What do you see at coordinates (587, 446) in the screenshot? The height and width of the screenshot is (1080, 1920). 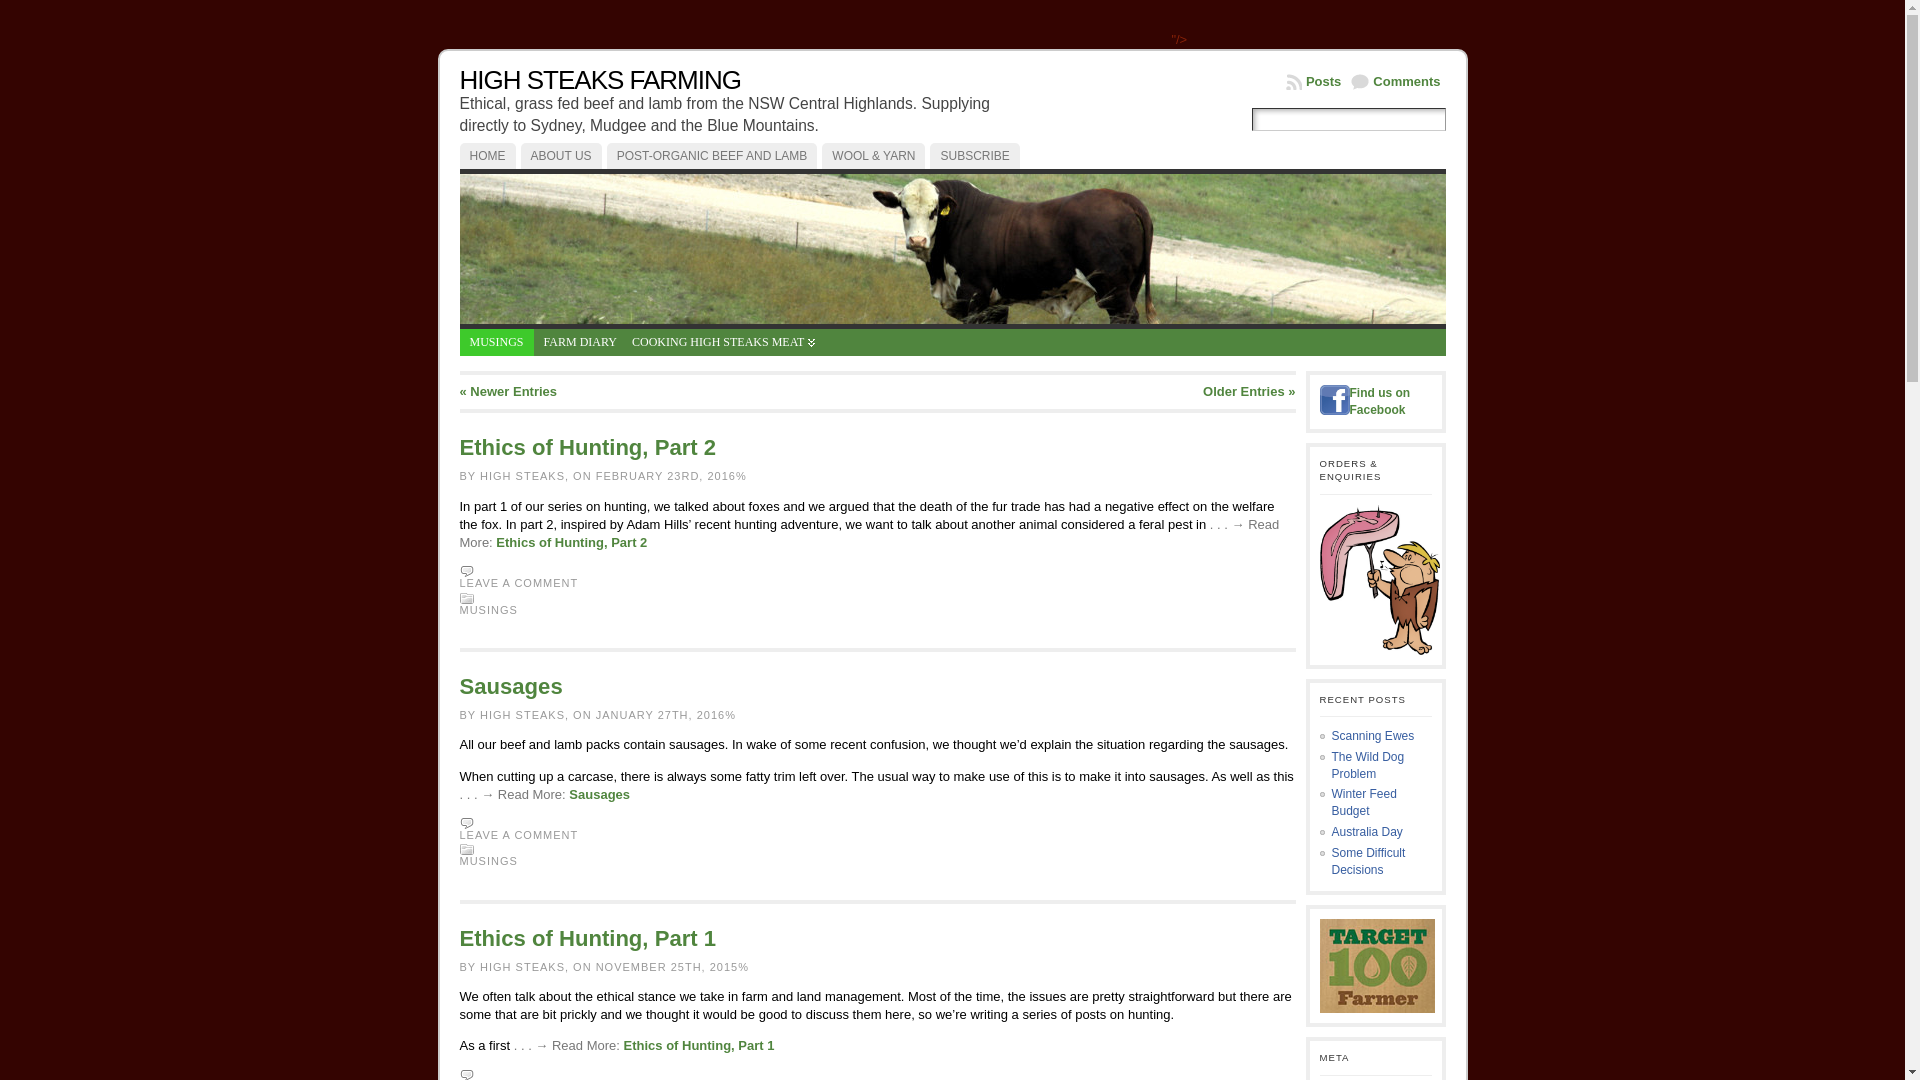 I see `'Ethics of Hunting, Part 2'` at bounding box center [587, 446].